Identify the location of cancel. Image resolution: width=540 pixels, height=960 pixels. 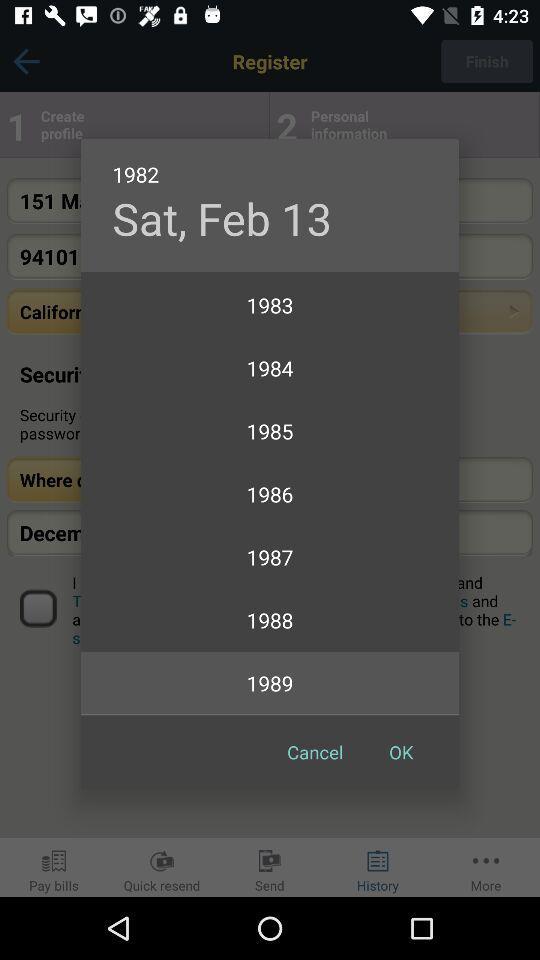
(315, 751).